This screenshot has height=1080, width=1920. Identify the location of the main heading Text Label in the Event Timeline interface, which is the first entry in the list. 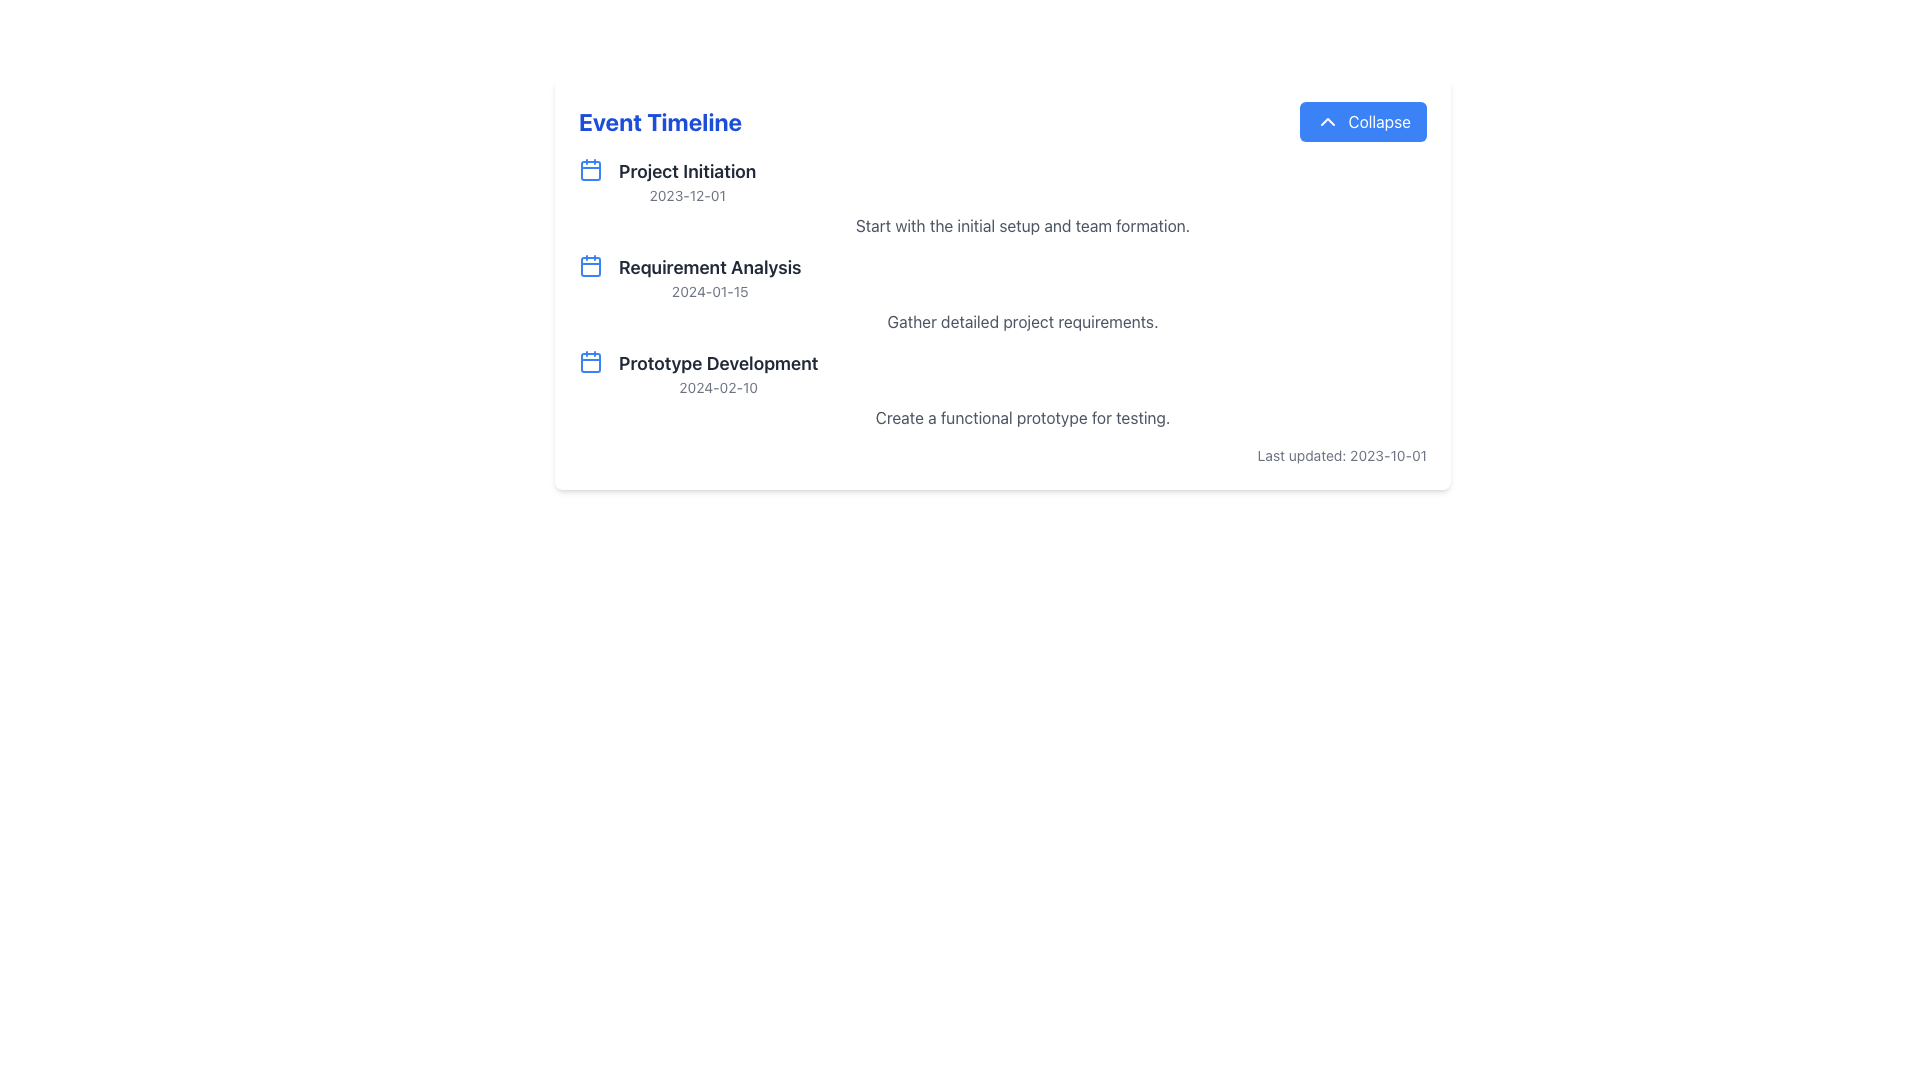
(687, 171).